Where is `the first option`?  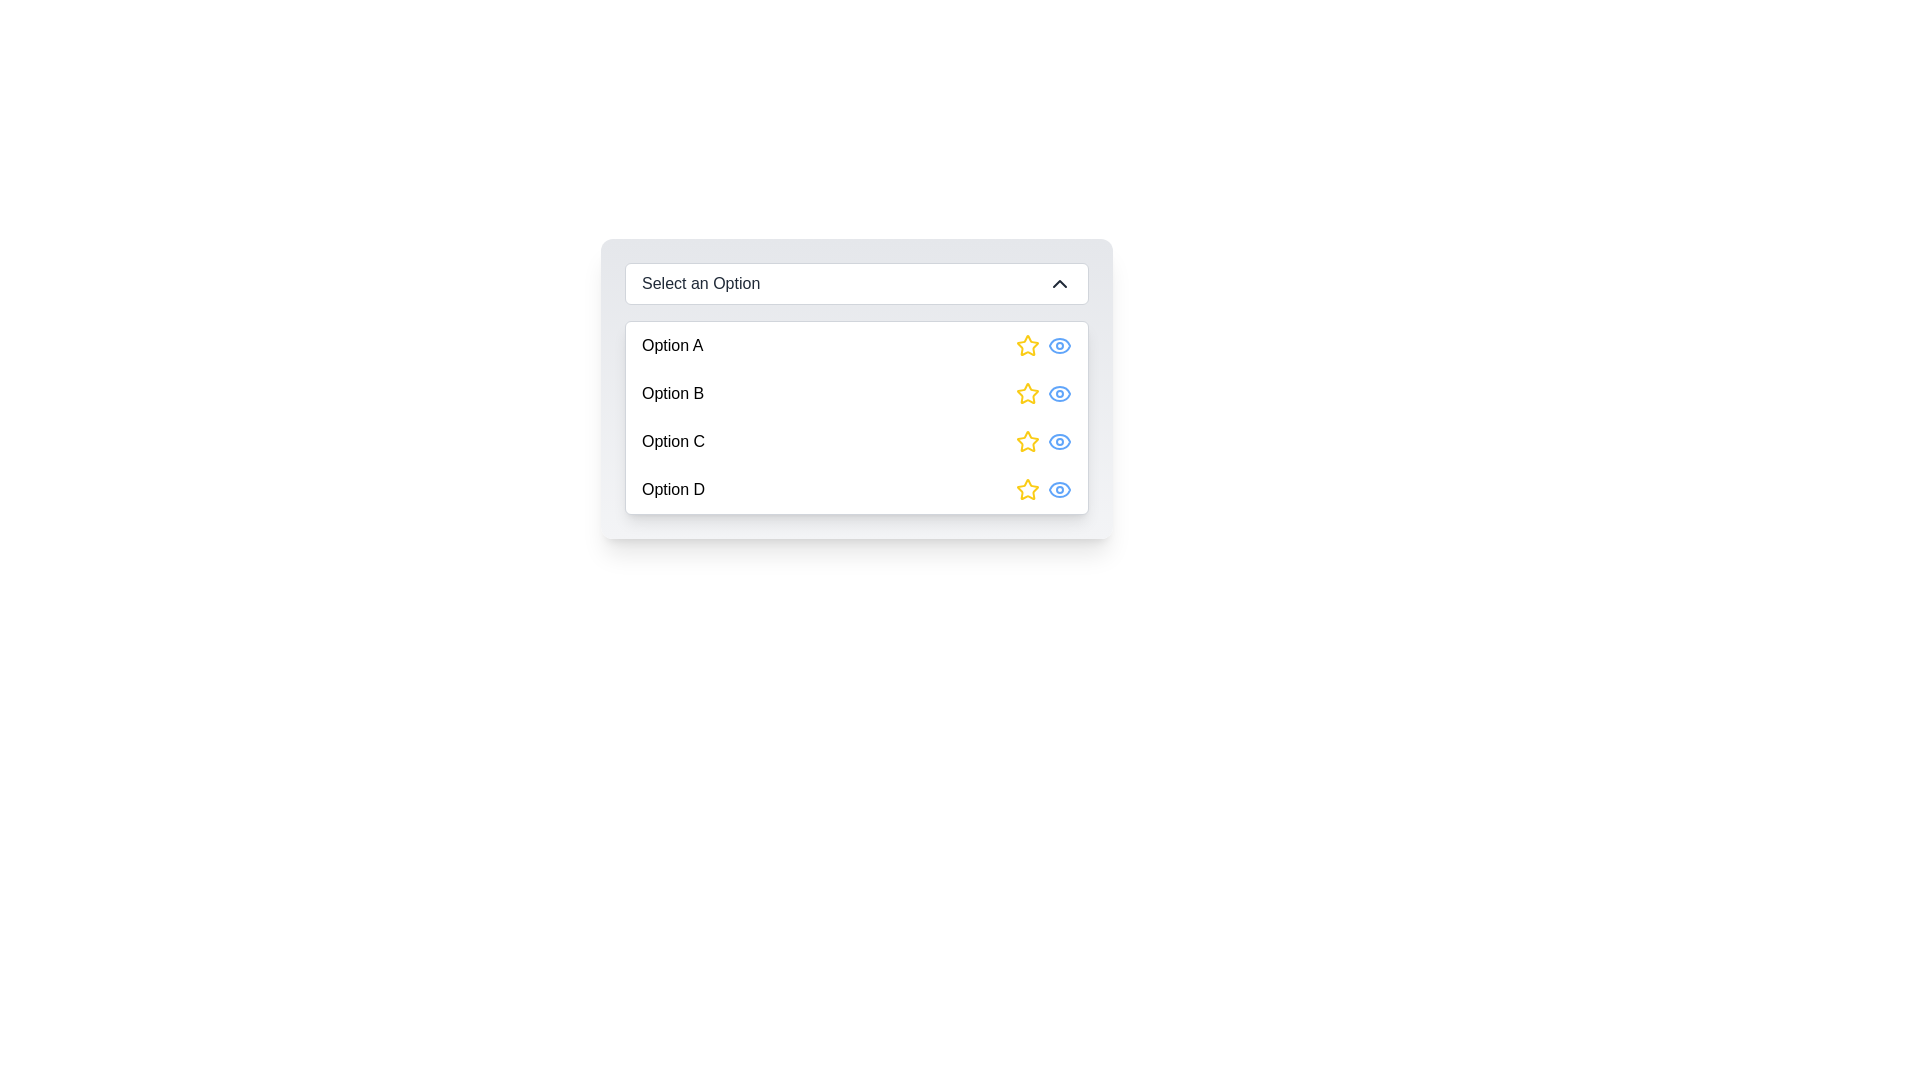
the first option is located at coordinates (857, 345).